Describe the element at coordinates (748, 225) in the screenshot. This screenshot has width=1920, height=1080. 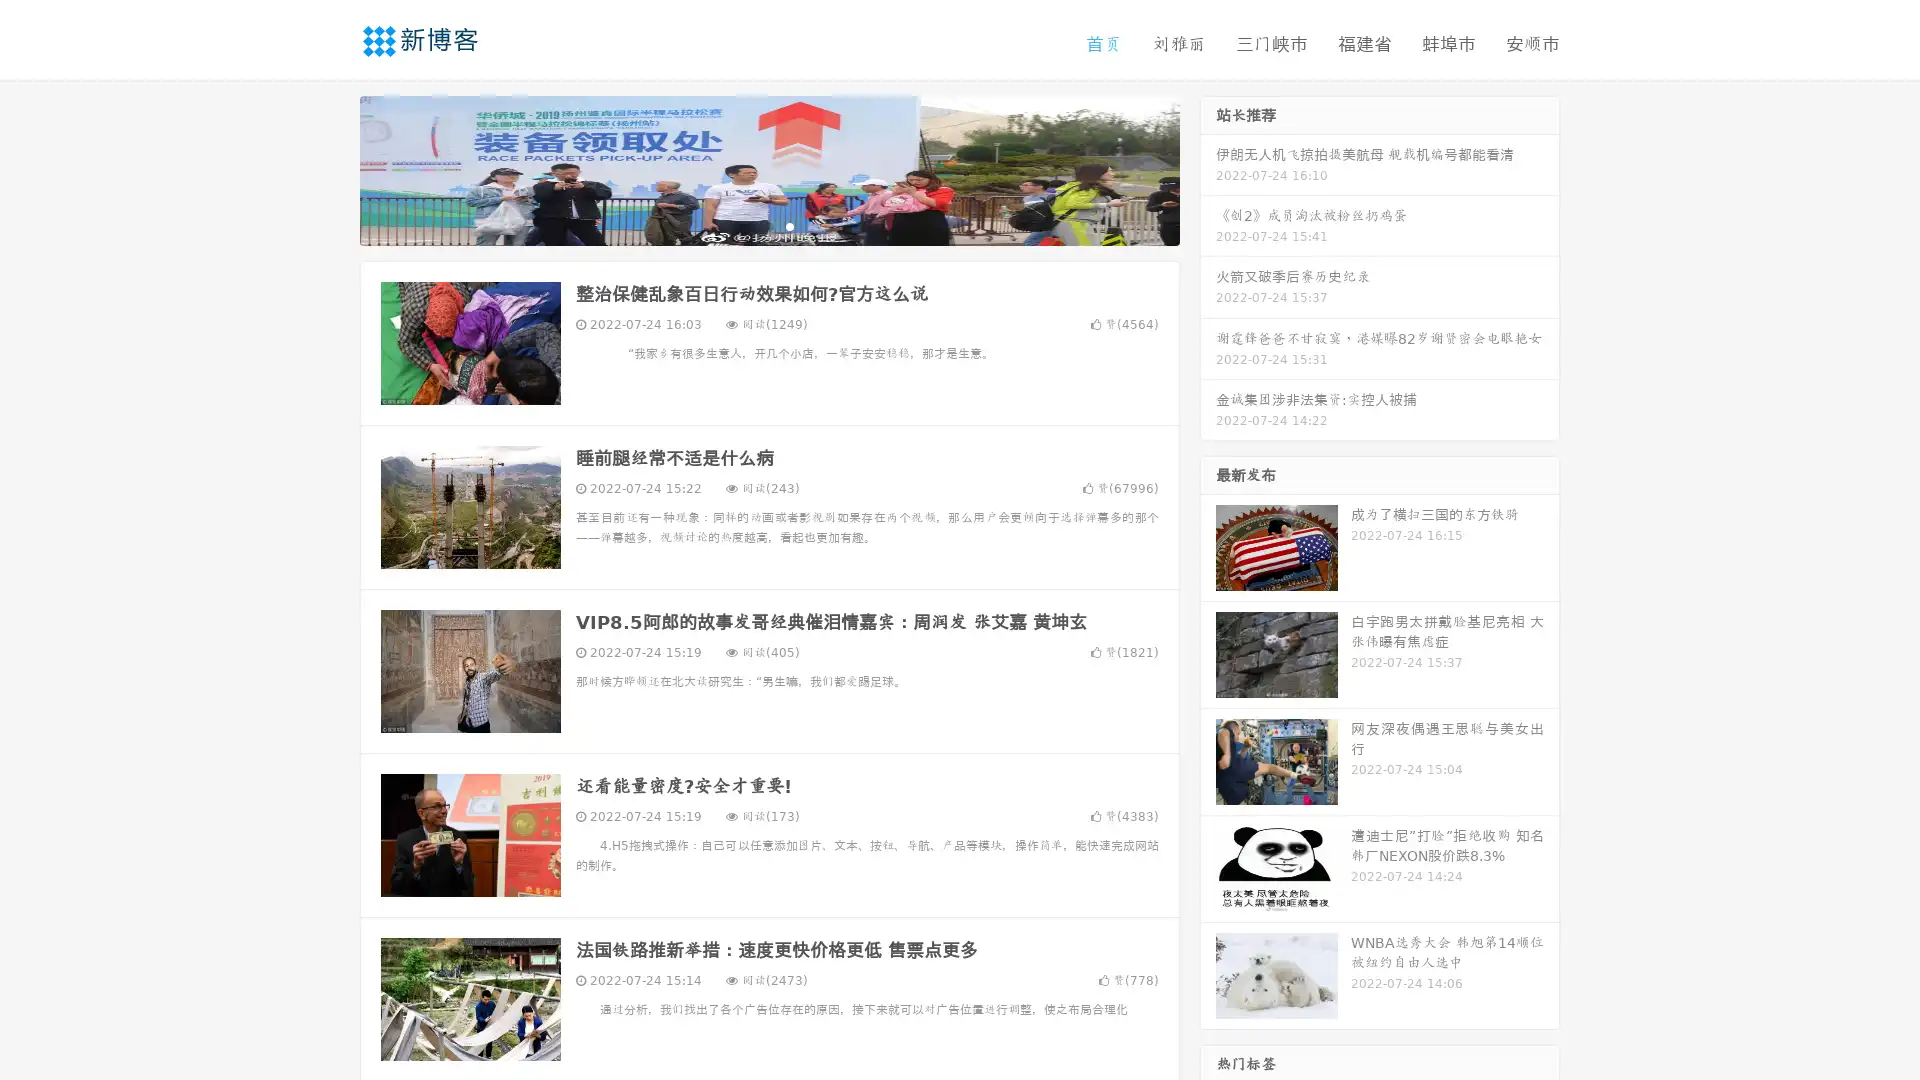
I see `Go to slide 1` at that location.